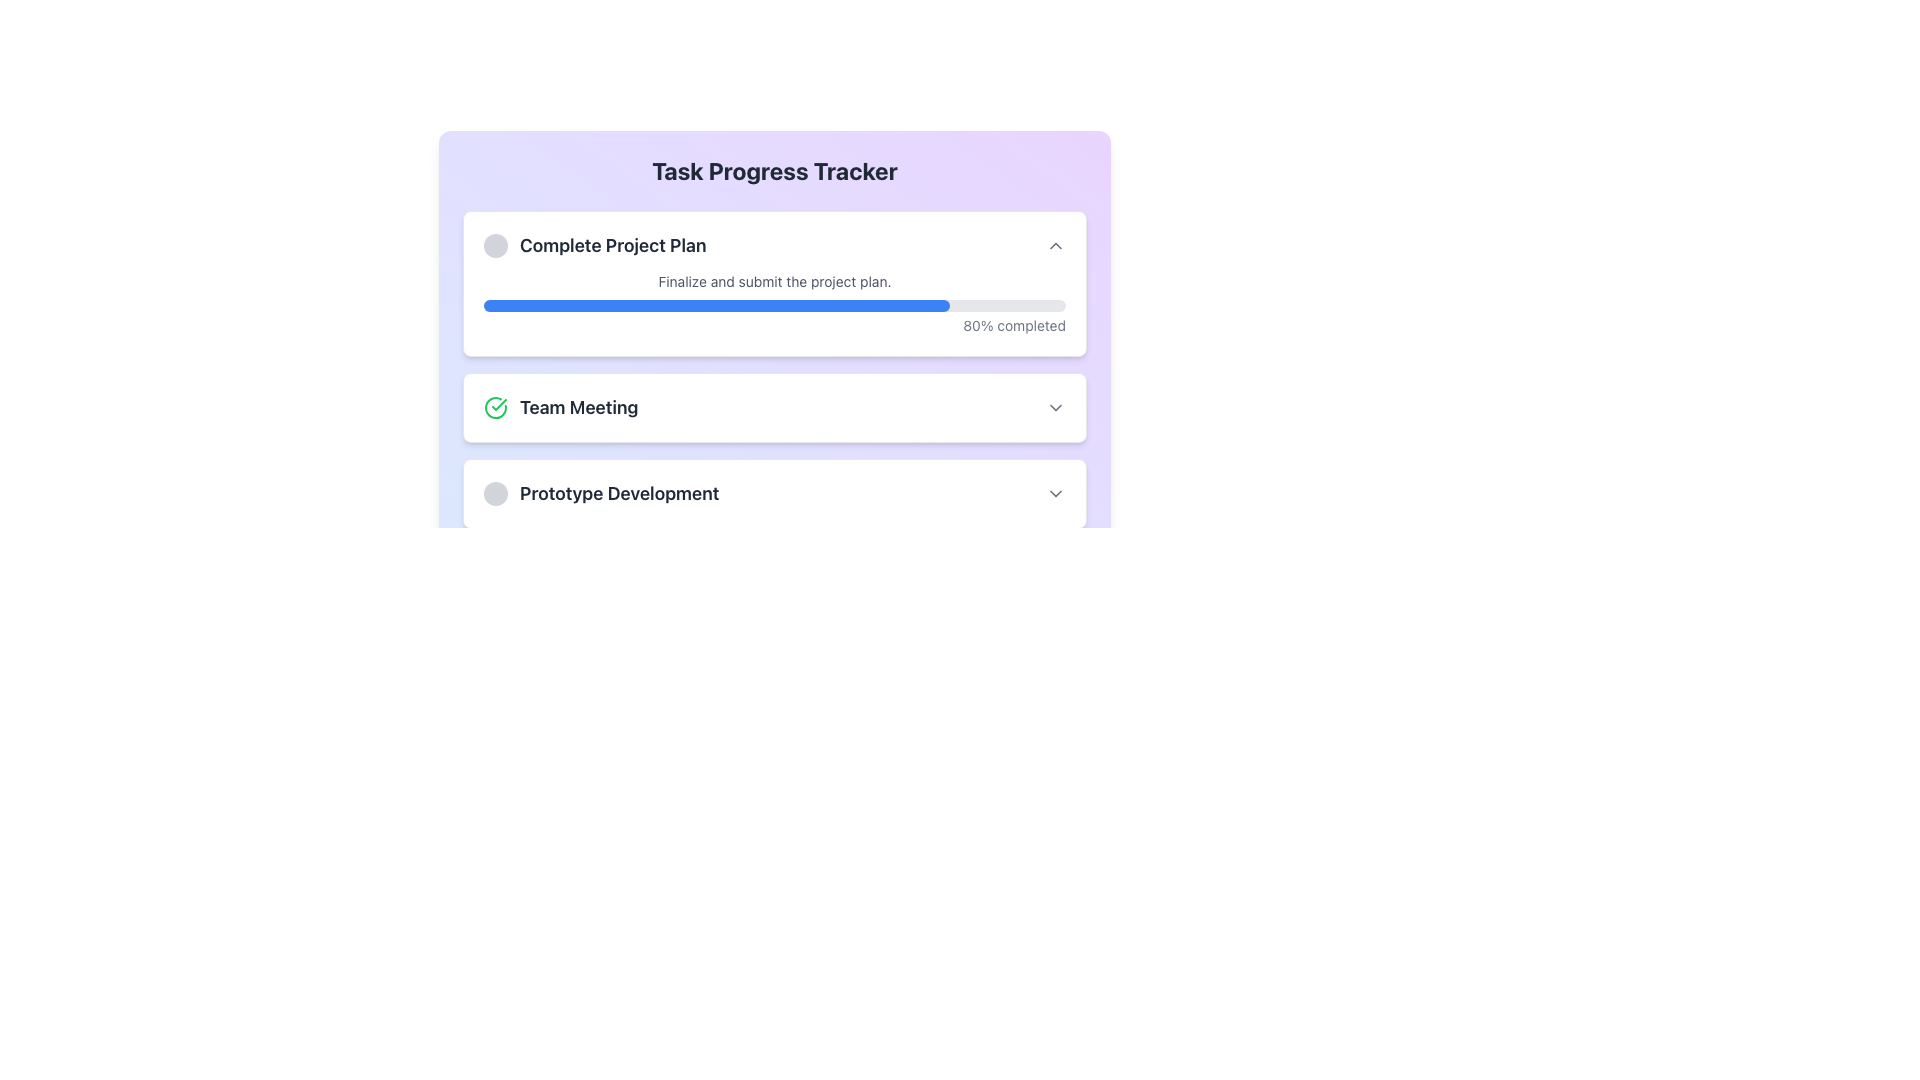 This screenshot has width=1920, height=1080. Describe the element at coordinates (578, 407) in the screenshot. I see `the text label indicating the name or title of a task or meeting in the task progress tracker, located on the second row, following a green checkmark icon` at that location.